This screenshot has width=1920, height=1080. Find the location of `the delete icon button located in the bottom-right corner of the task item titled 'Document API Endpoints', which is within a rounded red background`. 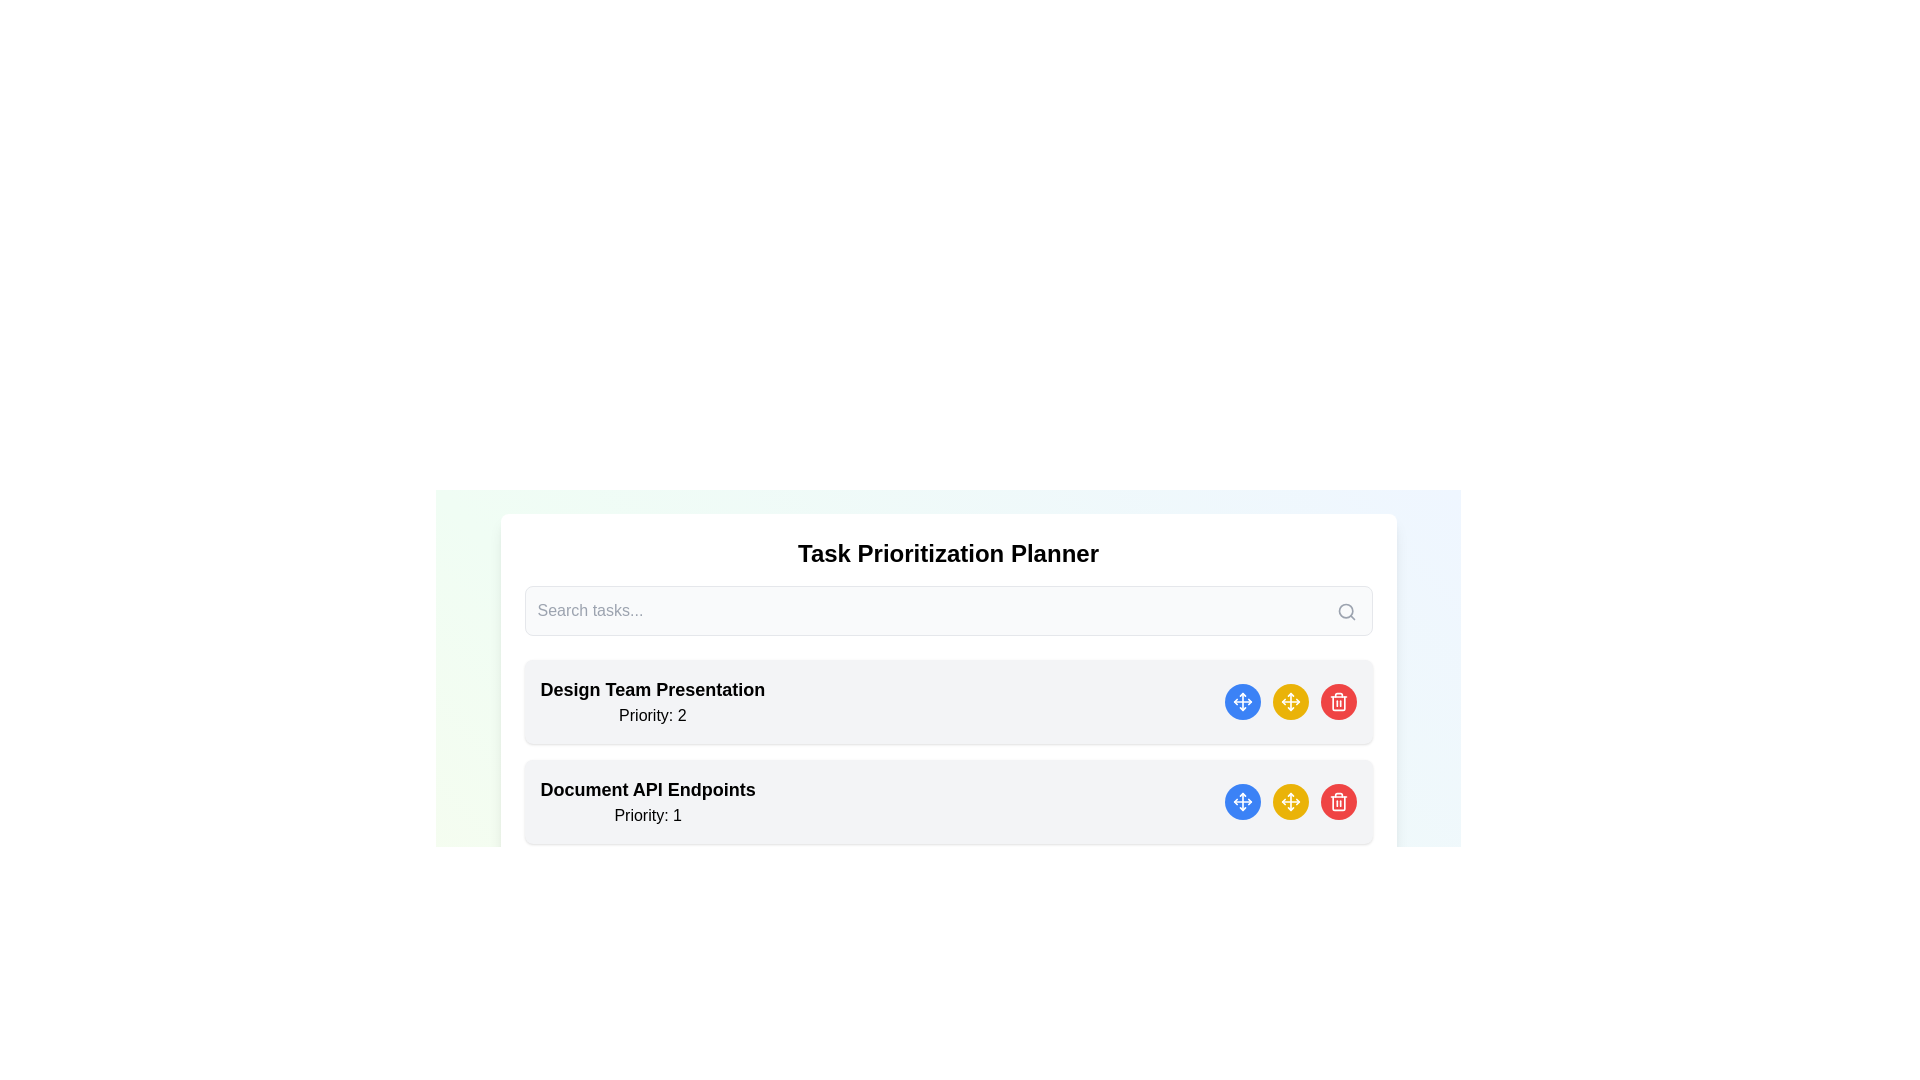

the delete icon button located in the bottom-right corner of the task item titled 'Document API Endpoints', which is within a rounded red background is located at coordinates (1338, 701).